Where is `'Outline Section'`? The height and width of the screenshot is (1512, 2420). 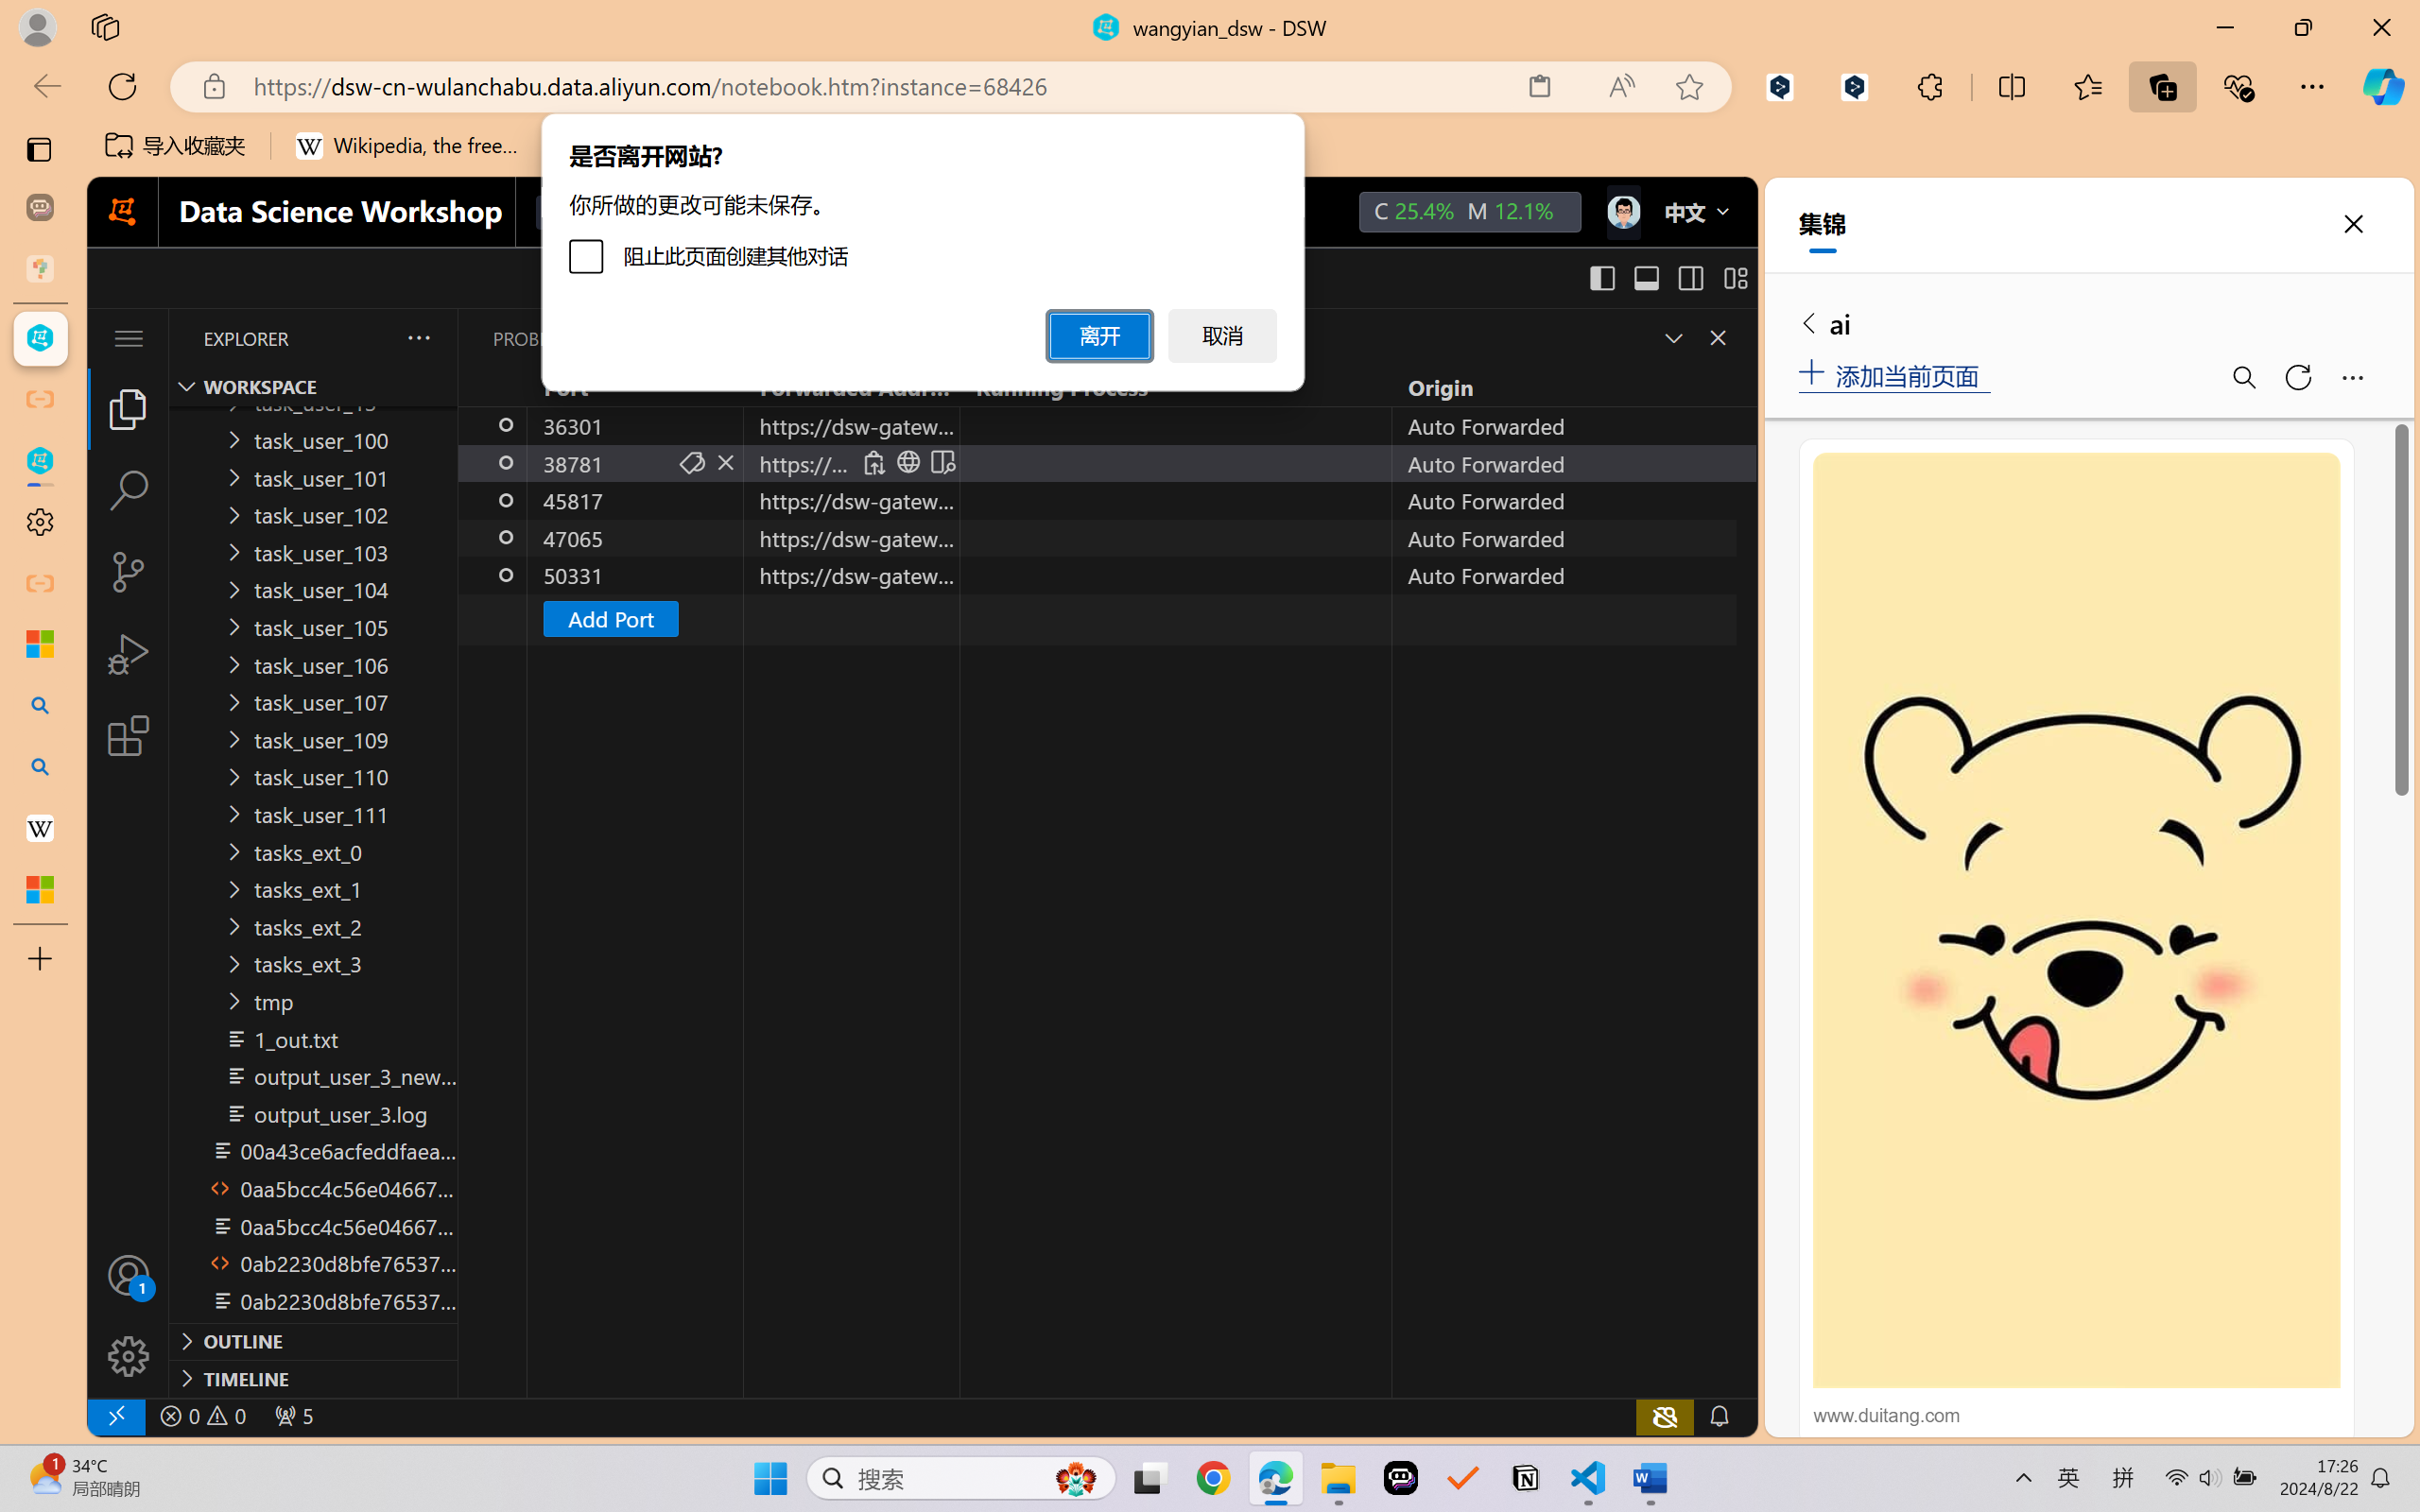 'Outline Section' is located at coordinates (313, 1339).